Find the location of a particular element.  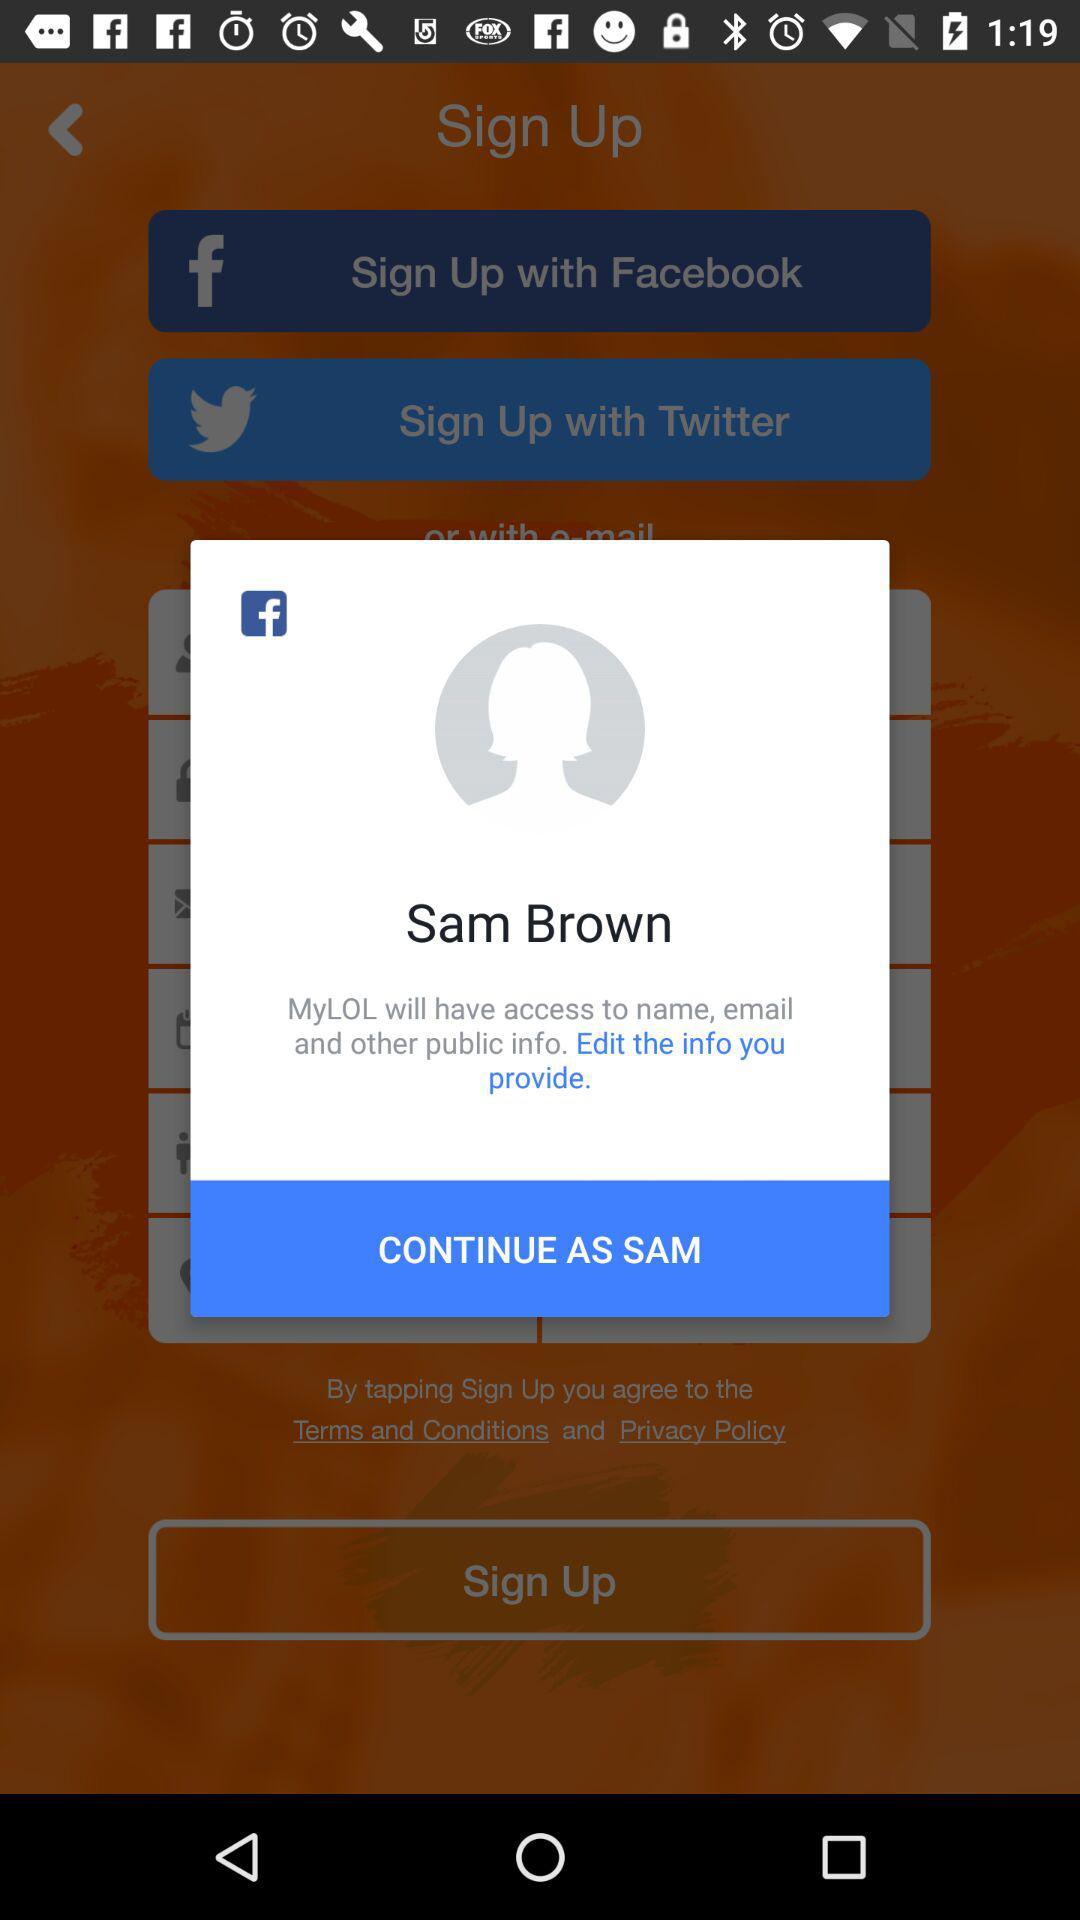

mylol will have is located at coordinates (540, 1041).